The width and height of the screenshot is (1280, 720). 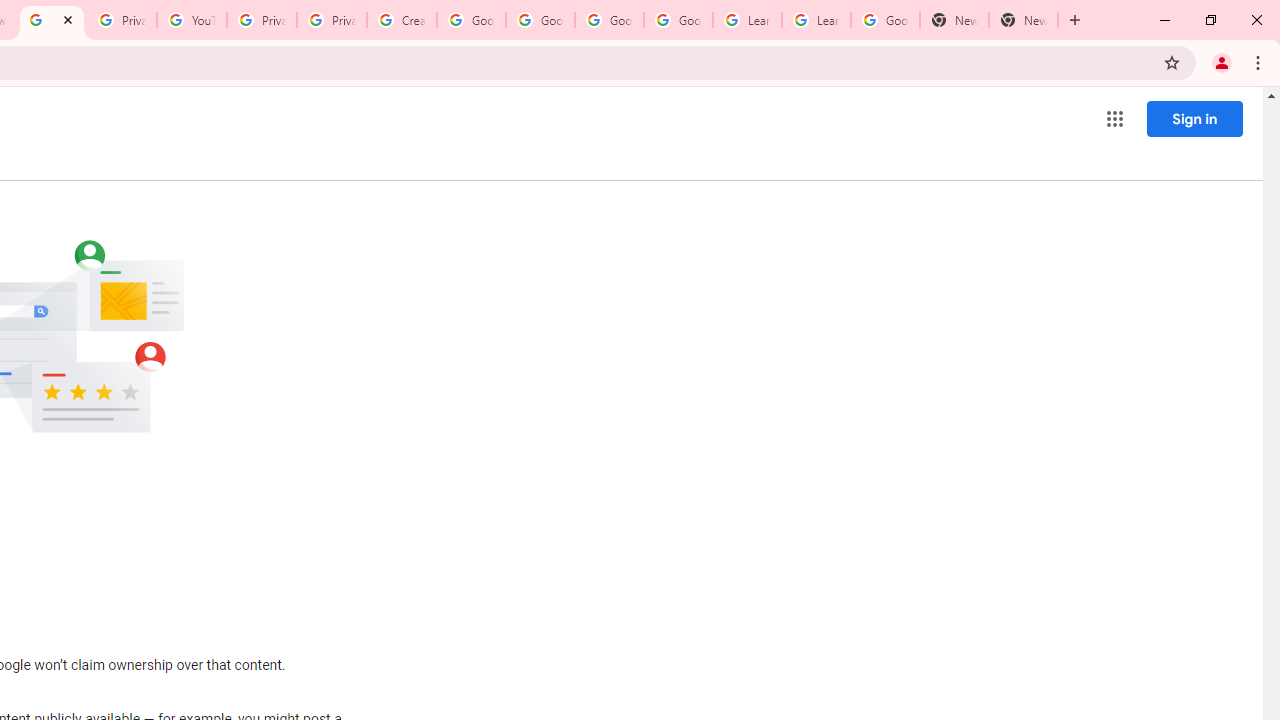 What do you see at coordinates (400, 20) in the screenshot?
I see `'Create your Google Account'` at bounding box center [400, 20].